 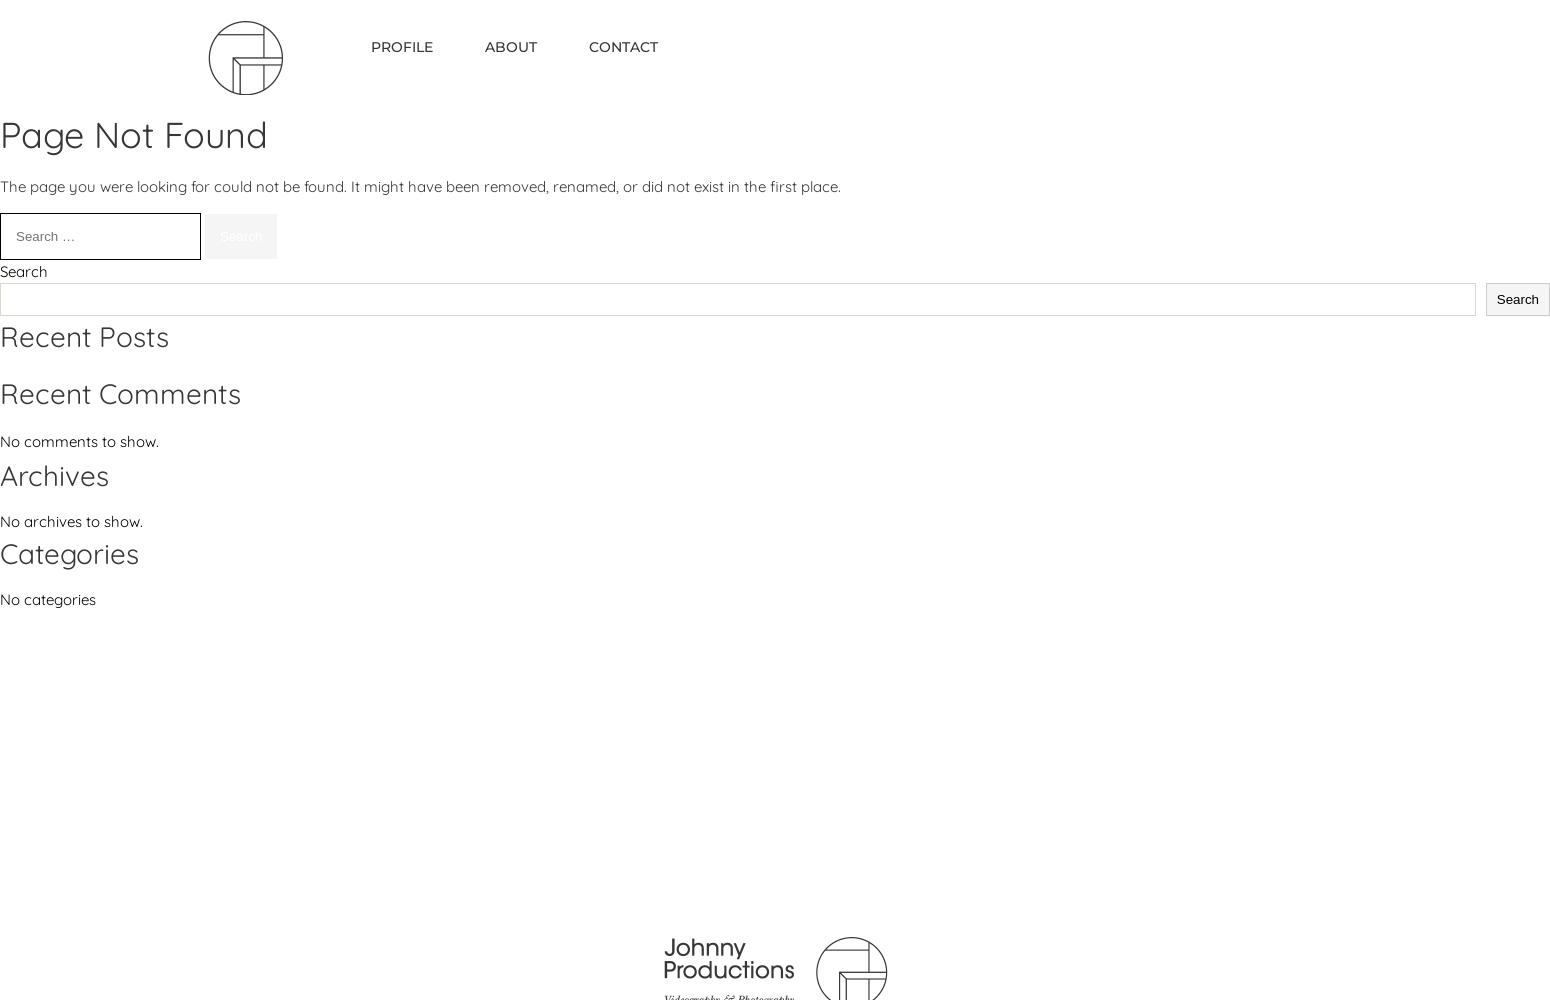 What do you see at coordinates (47, 598) in the screenshot?
I see `'No categories'` at bounding box center [47, 598].